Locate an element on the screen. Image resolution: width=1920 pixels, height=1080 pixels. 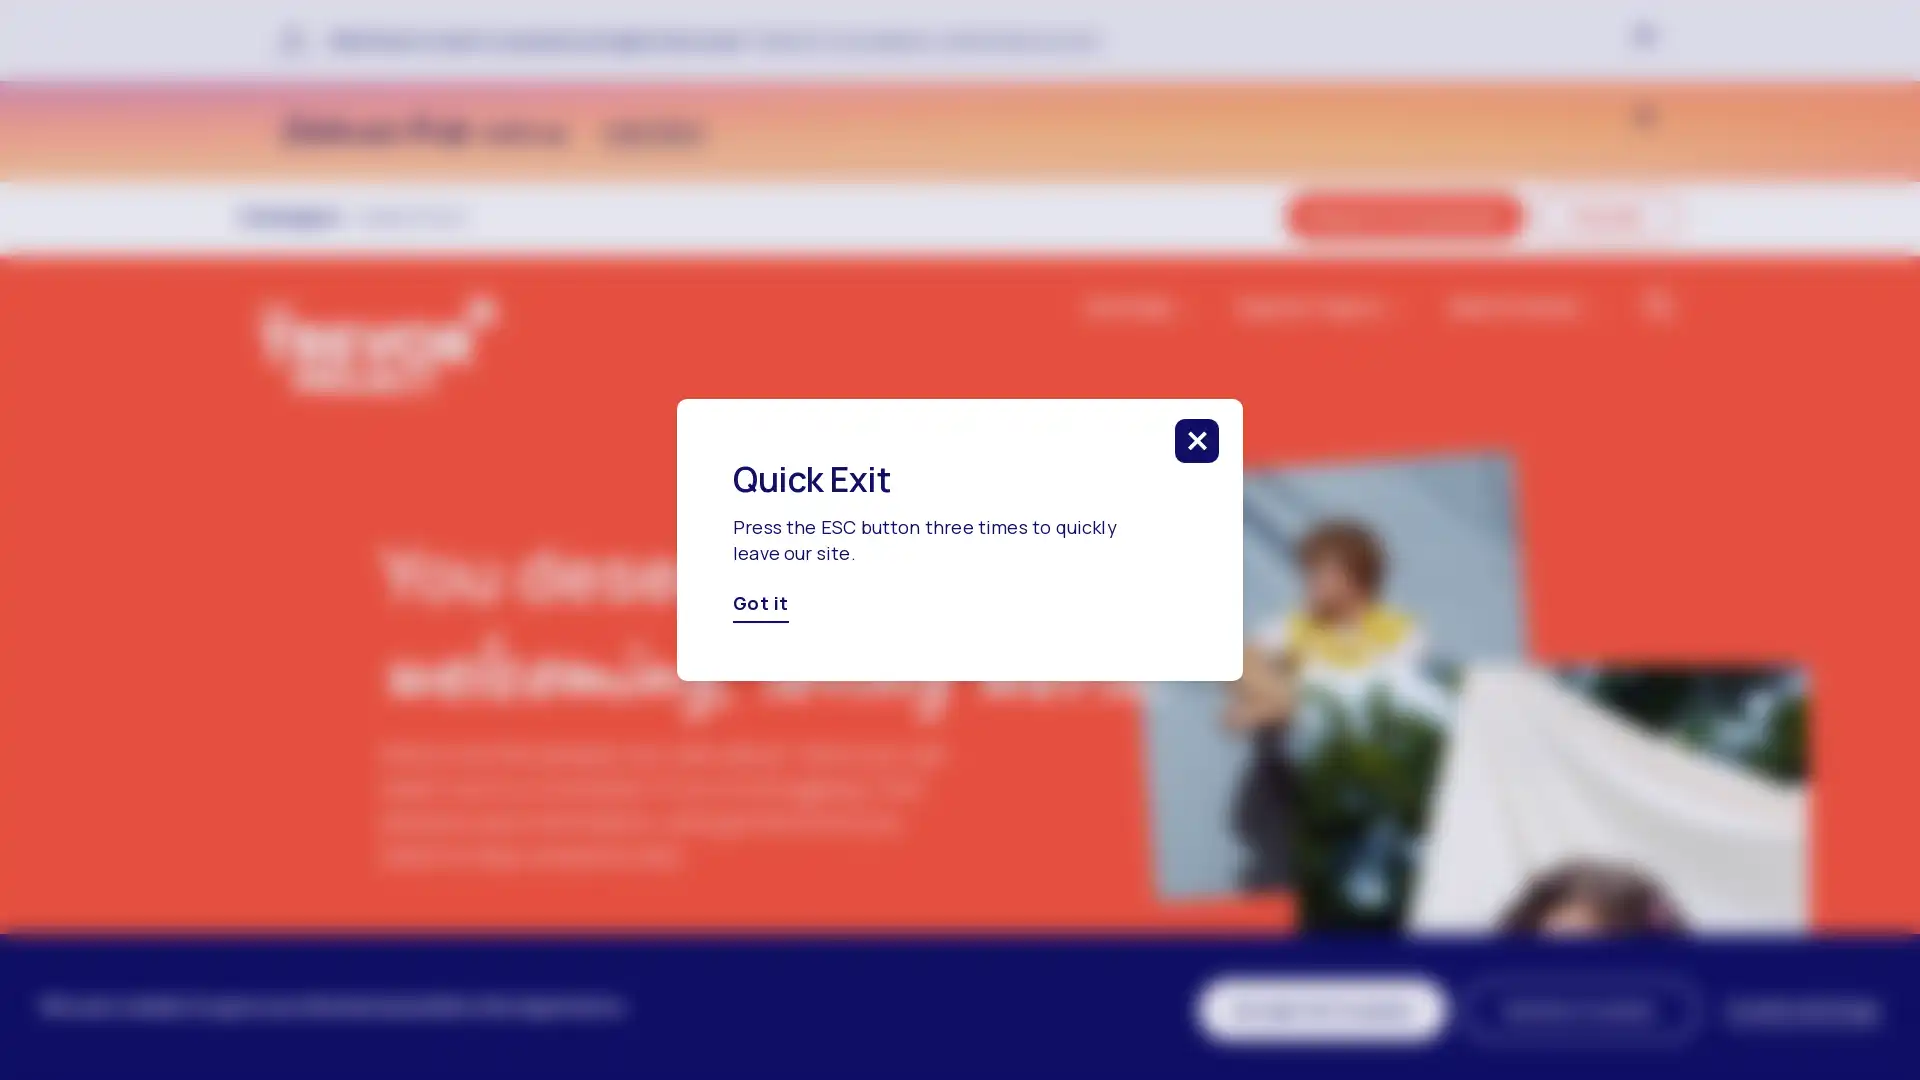
click to search in the website is located at coordinates (1667, 305).